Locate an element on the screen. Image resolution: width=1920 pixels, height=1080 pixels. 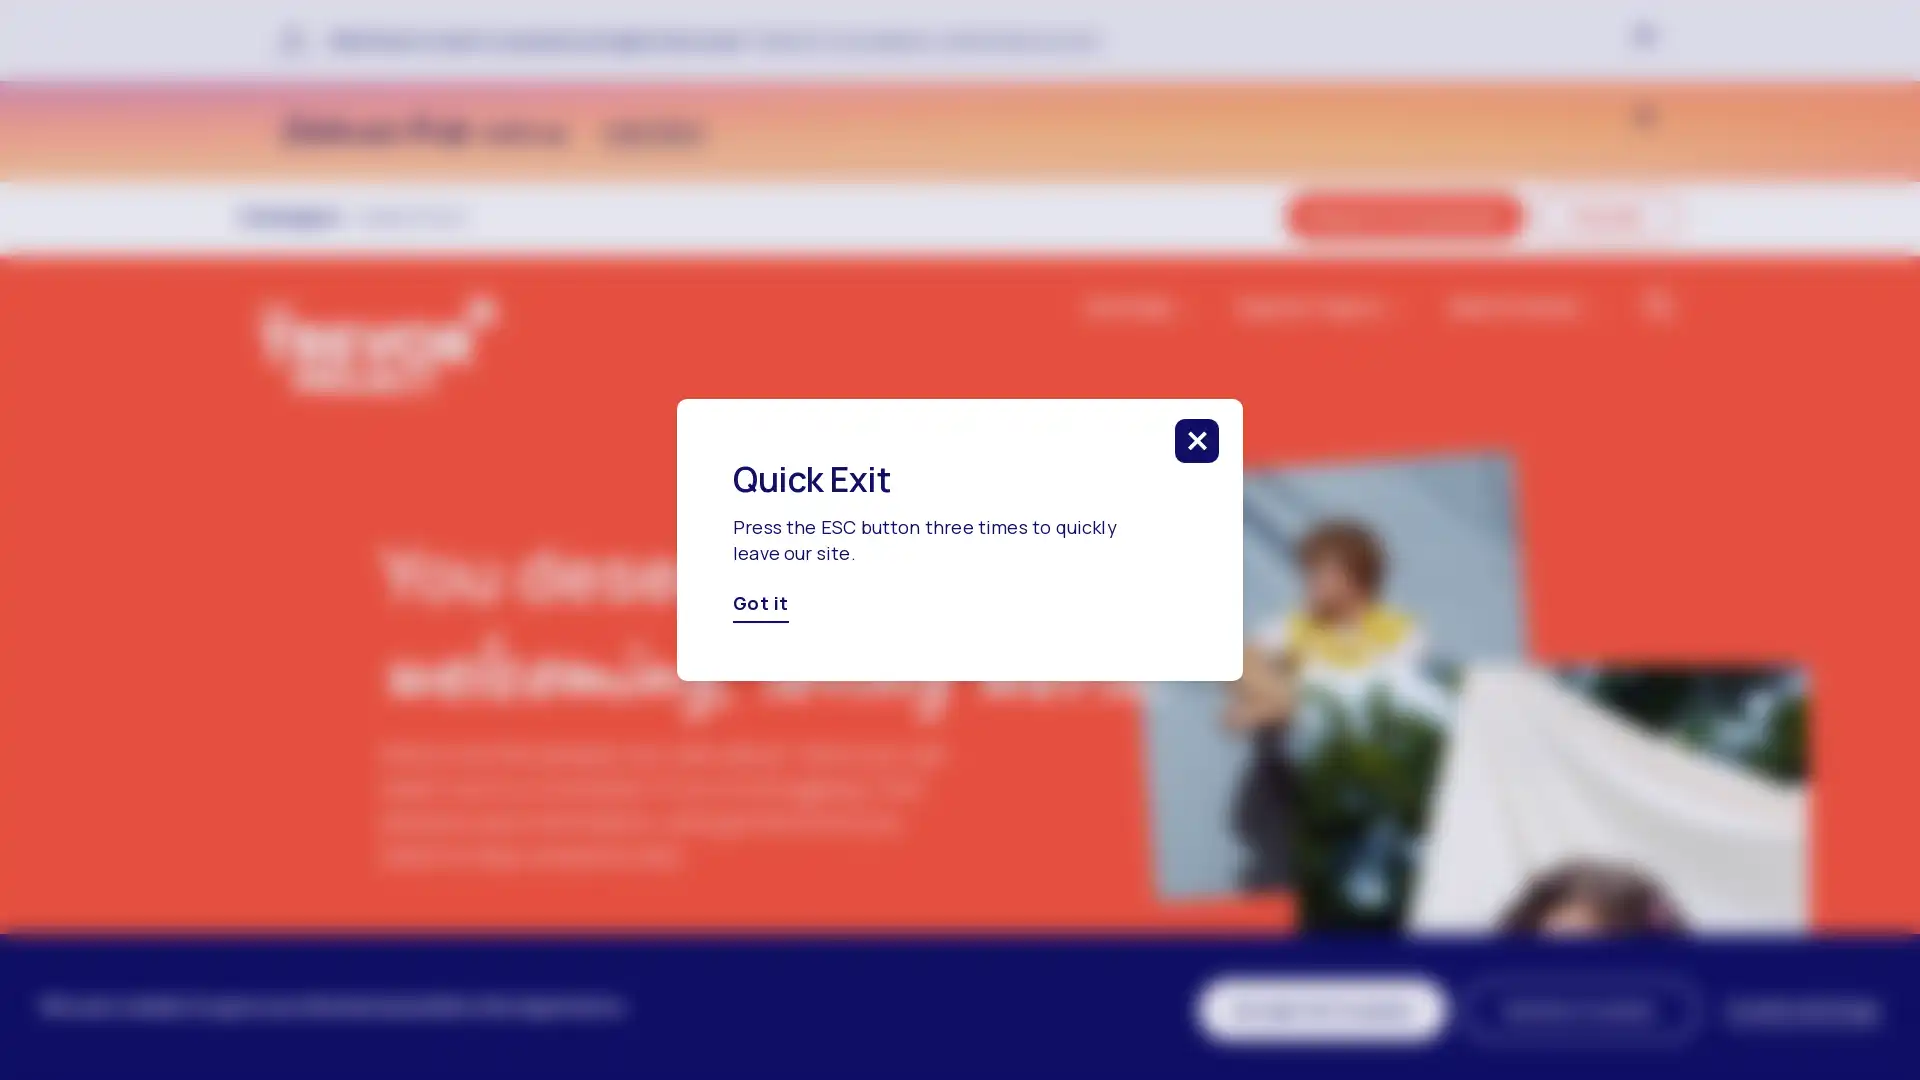
click to search in the website is located at coordinates (1667, 305).